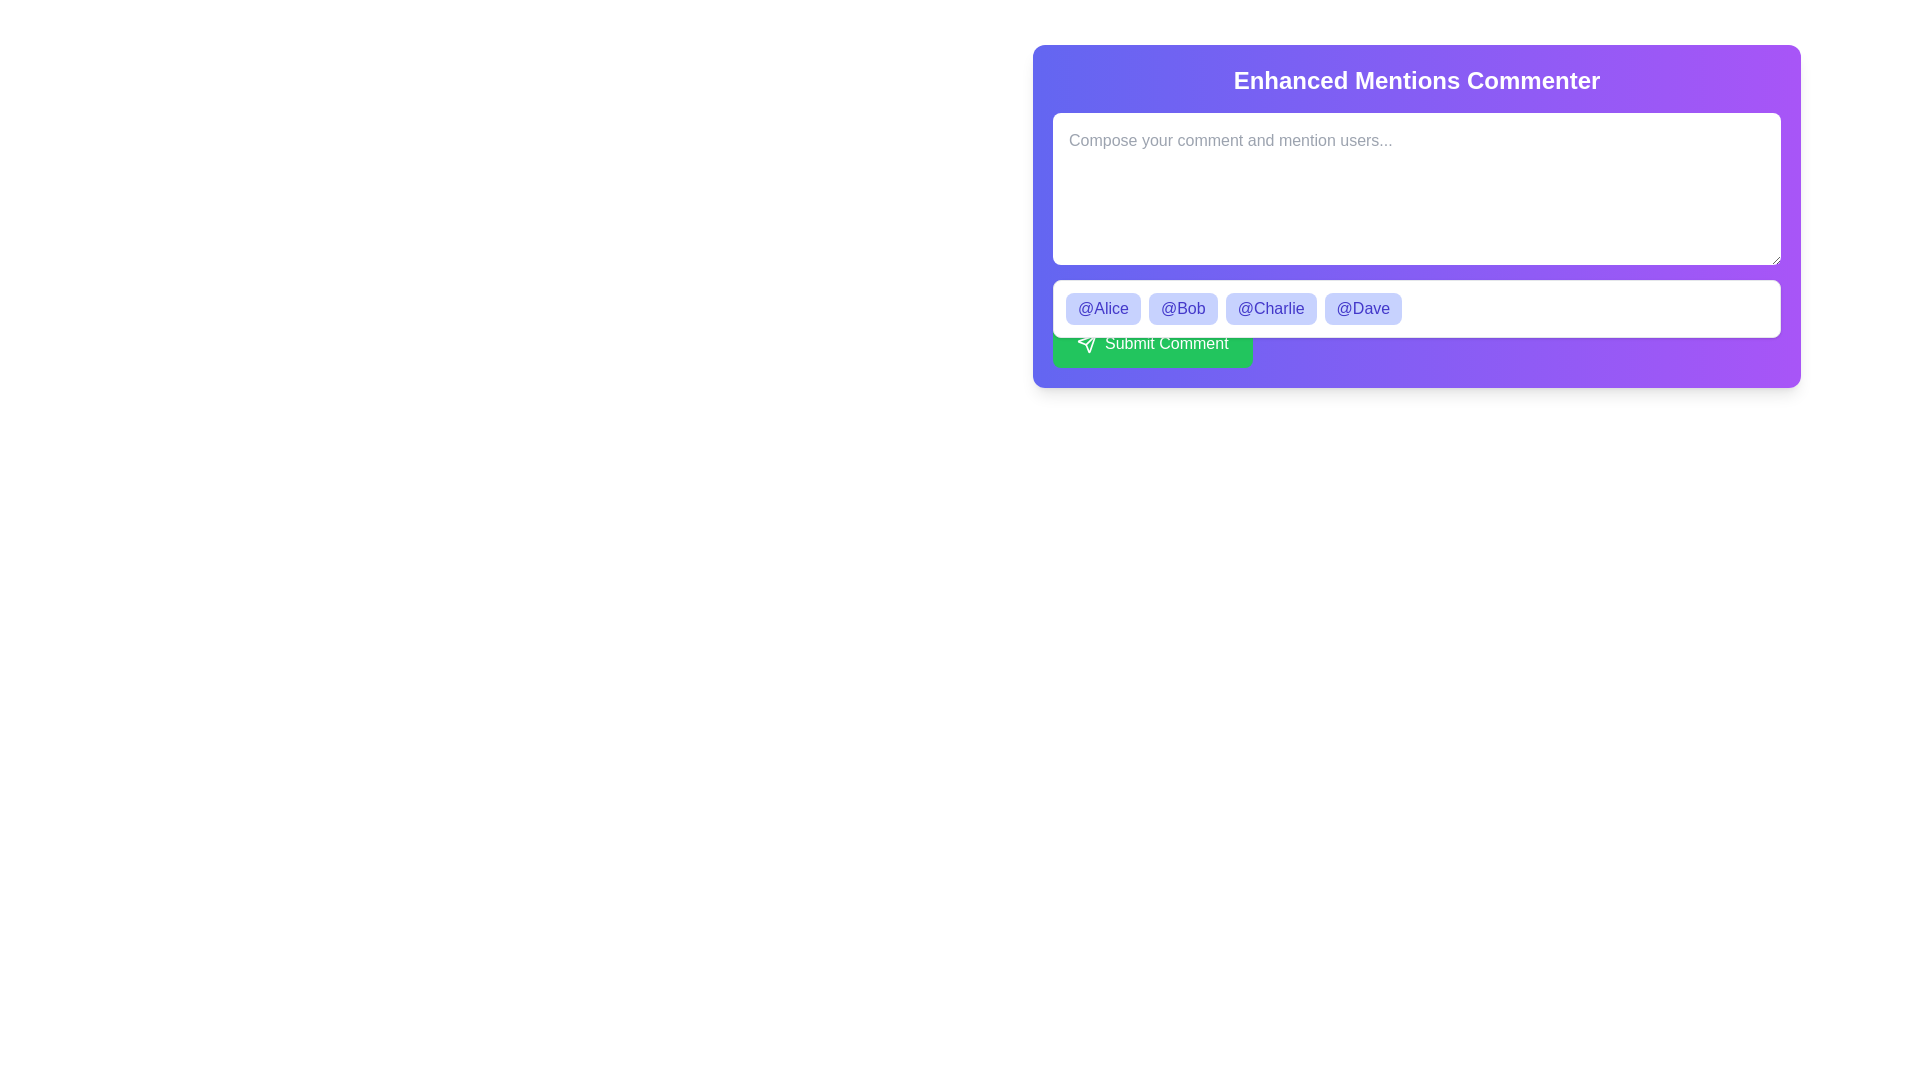  Describe the element at coordinates (1064, 300) in the screenshot. I see `the yellow circular shape within the SVG graphic of the smiling face, which is positioned inside a mention tag interface` at that location.